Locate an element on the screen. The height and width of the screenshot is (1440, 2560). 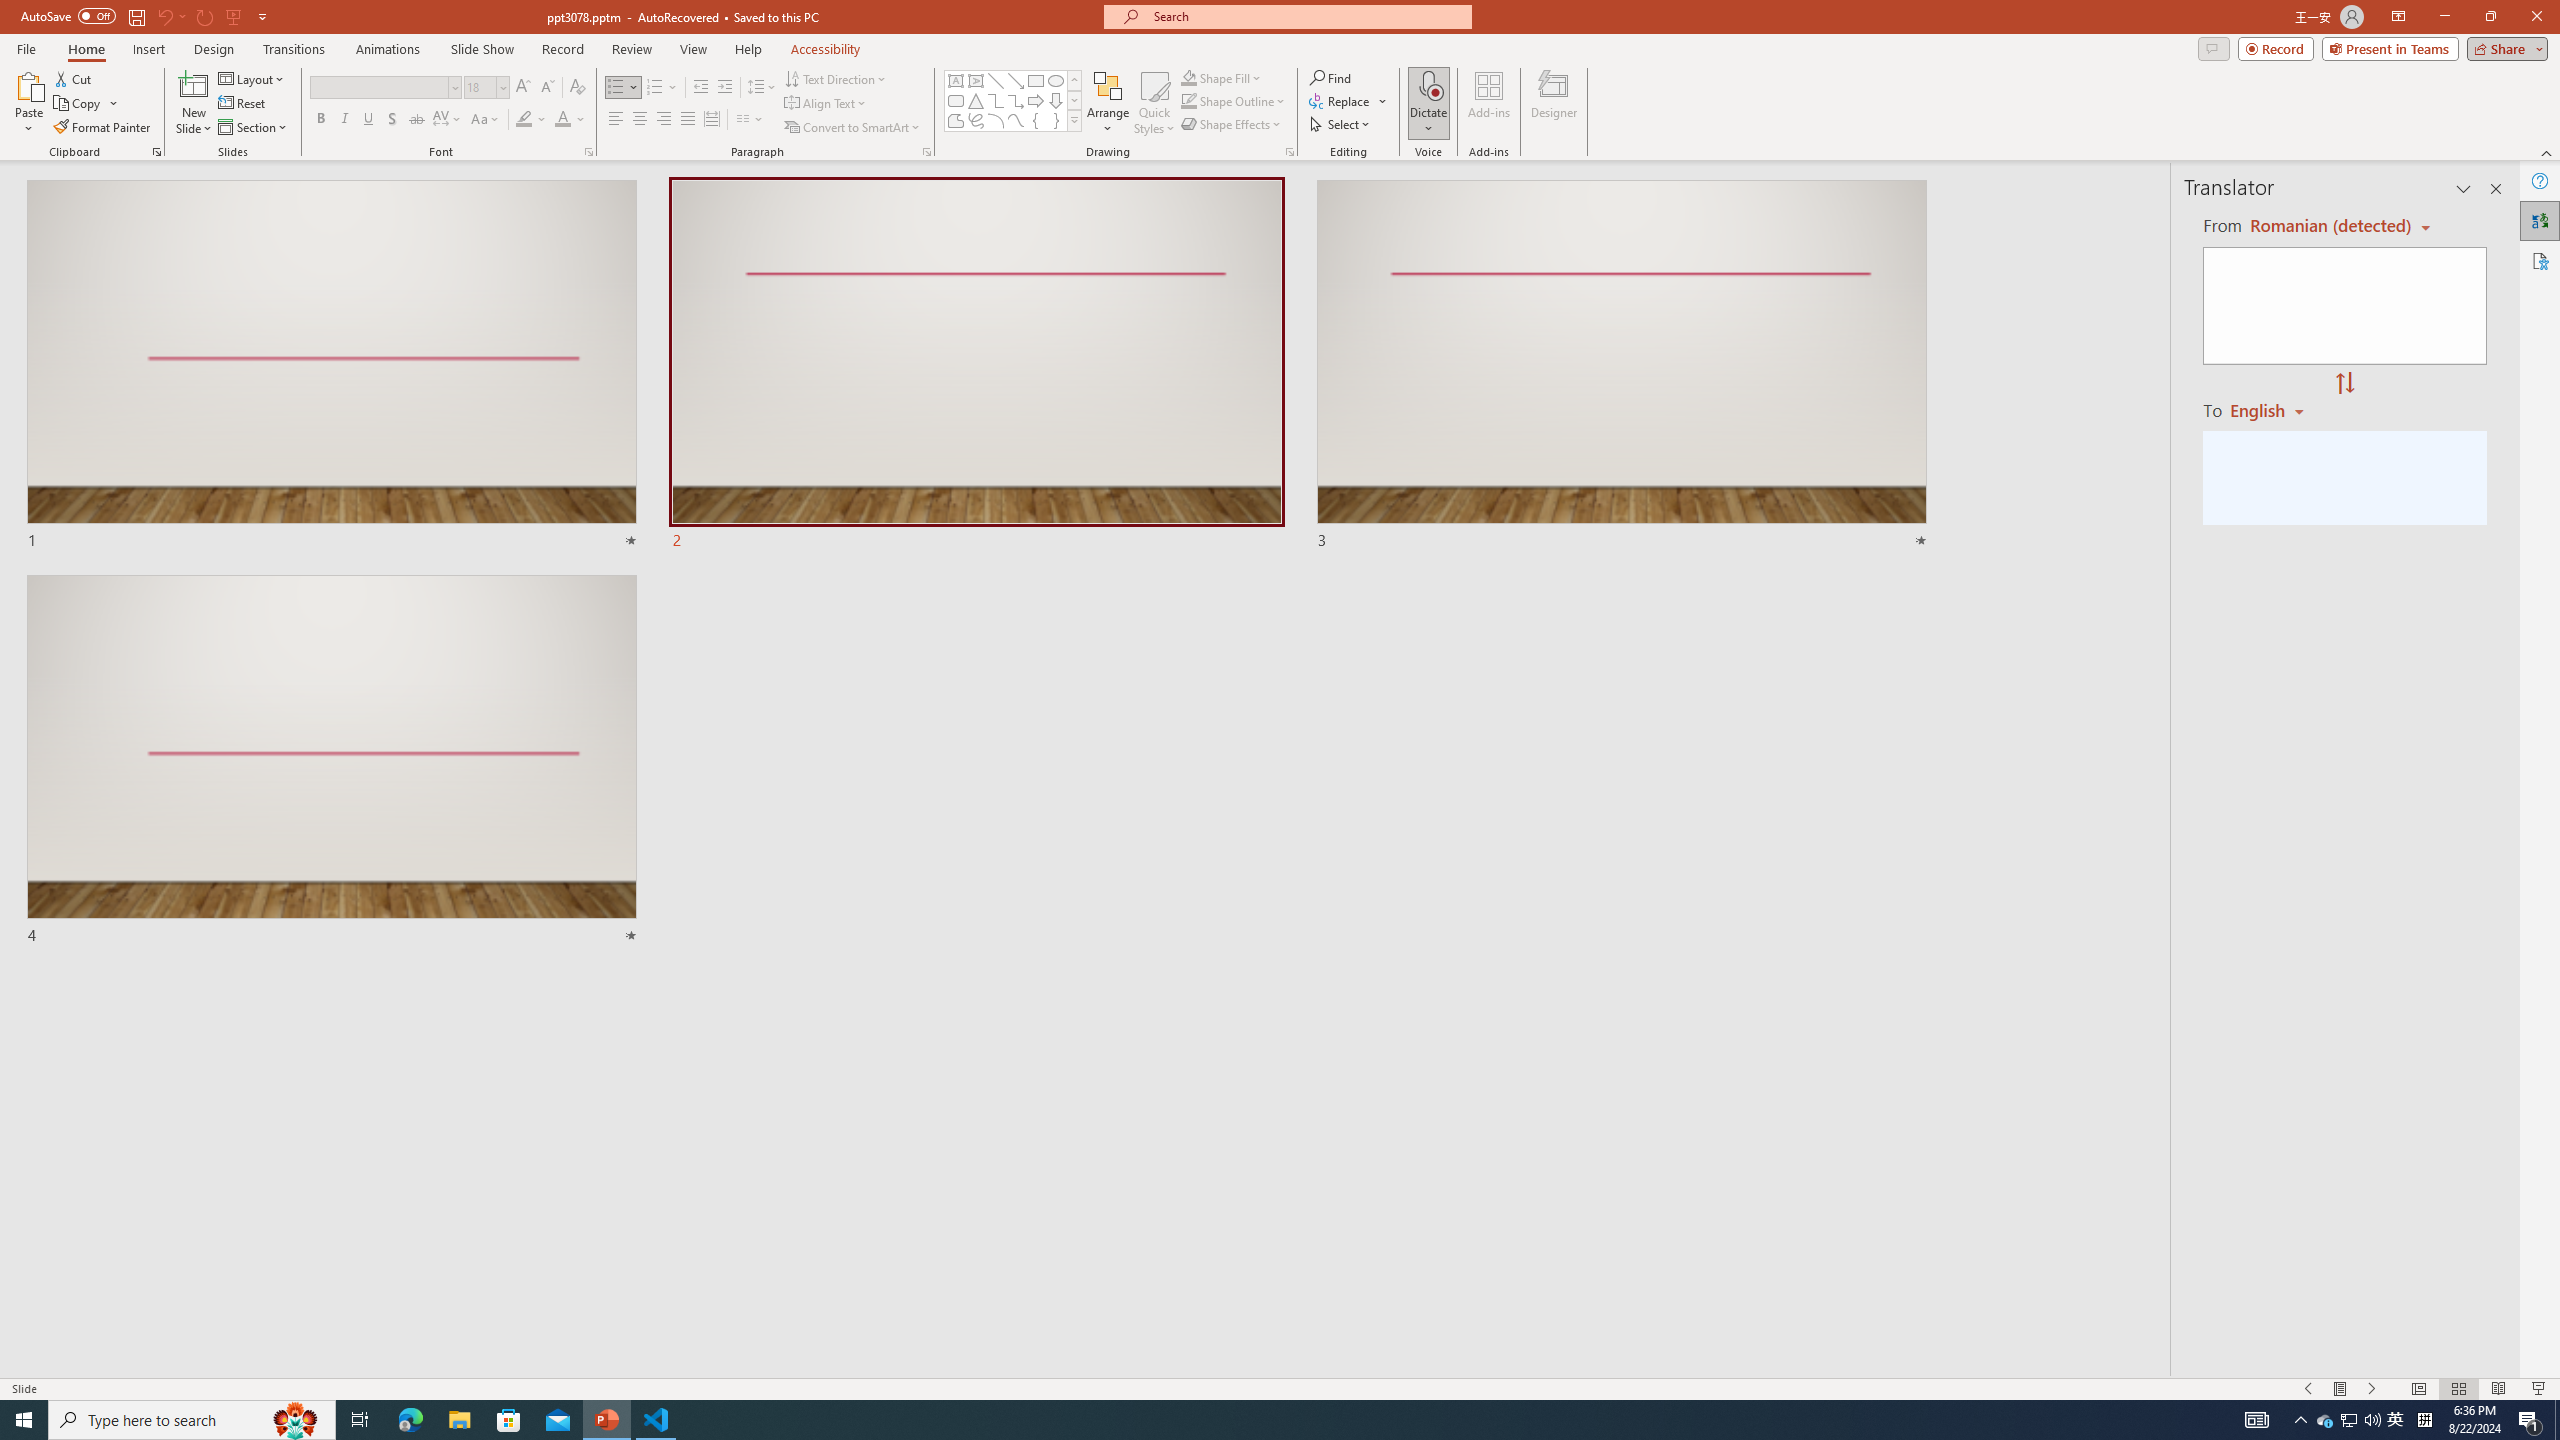
'Design' is located at coordinates (215, 49).